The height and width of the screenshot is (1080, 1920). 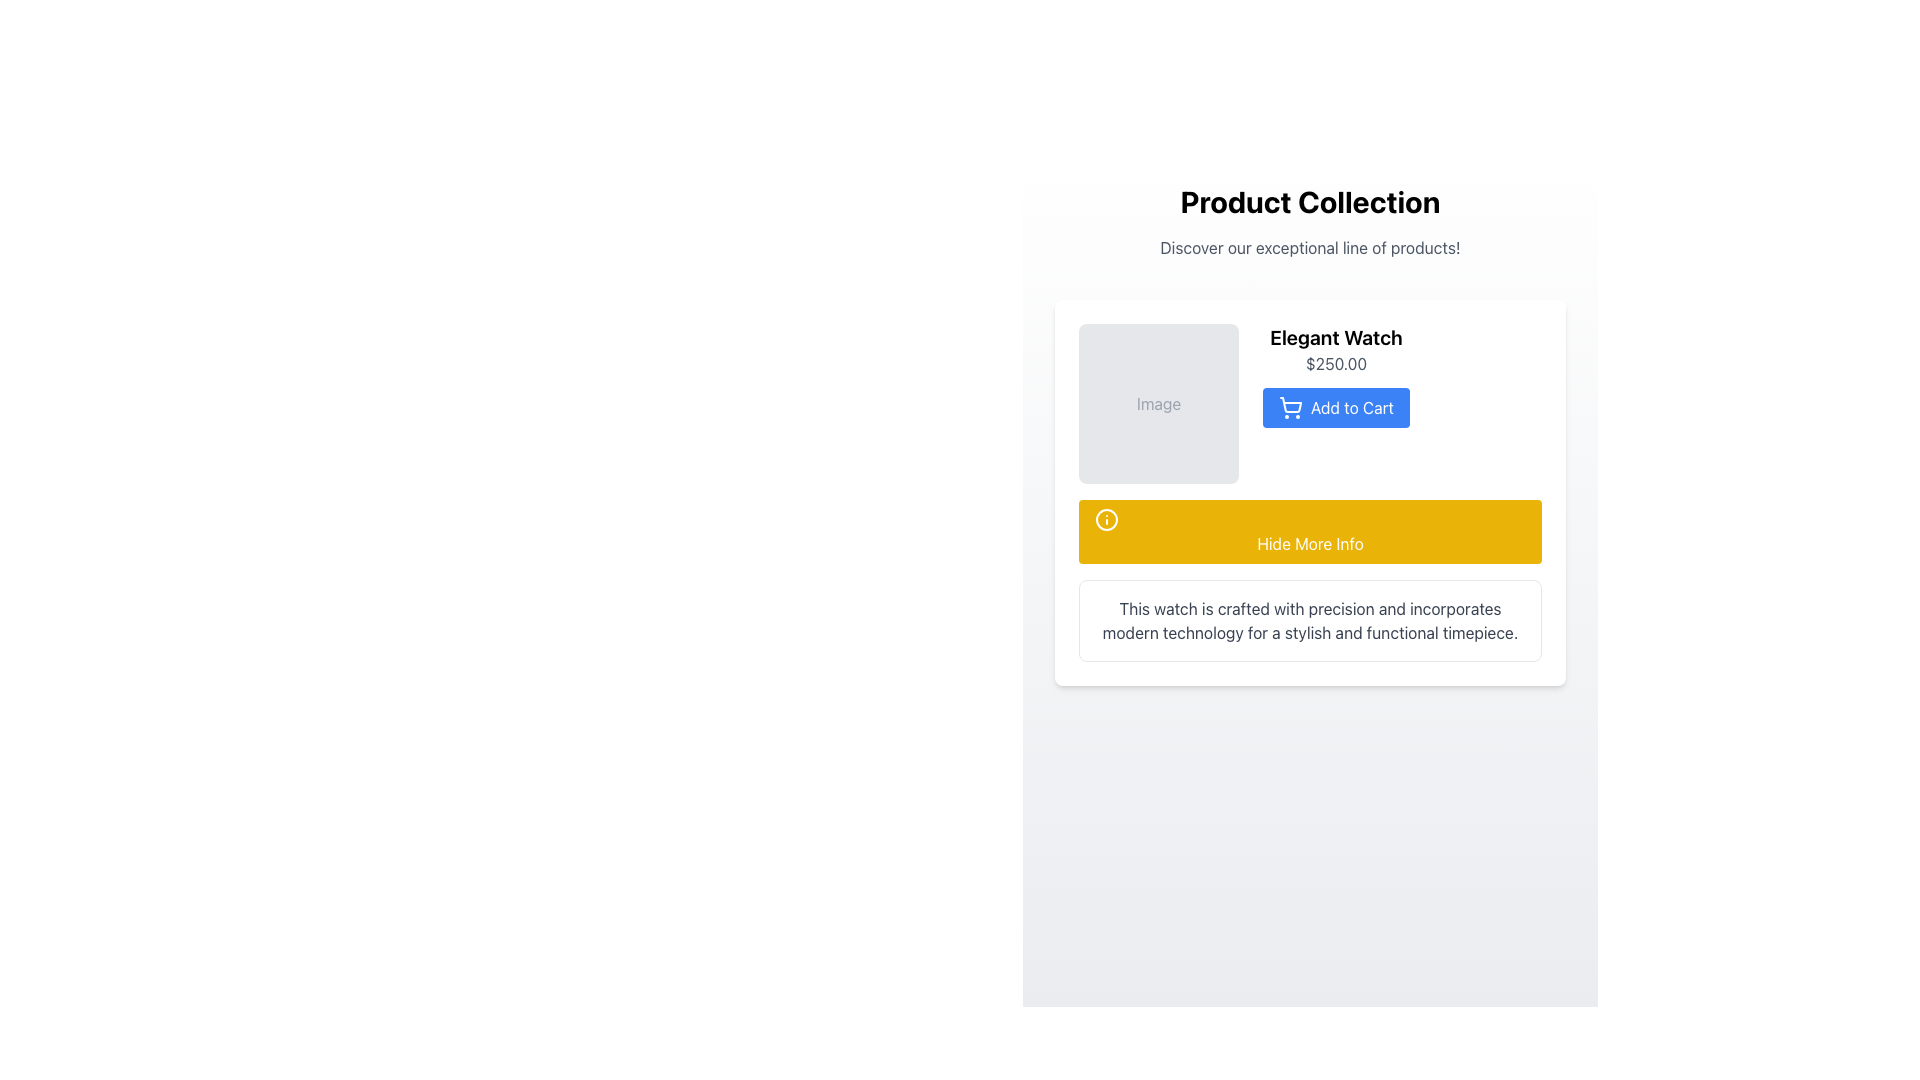 I want to click on the button that hides additional product information, positioned below the '$250.00' text and the 'Add to Cart' button, so click(x=1310, y=531).